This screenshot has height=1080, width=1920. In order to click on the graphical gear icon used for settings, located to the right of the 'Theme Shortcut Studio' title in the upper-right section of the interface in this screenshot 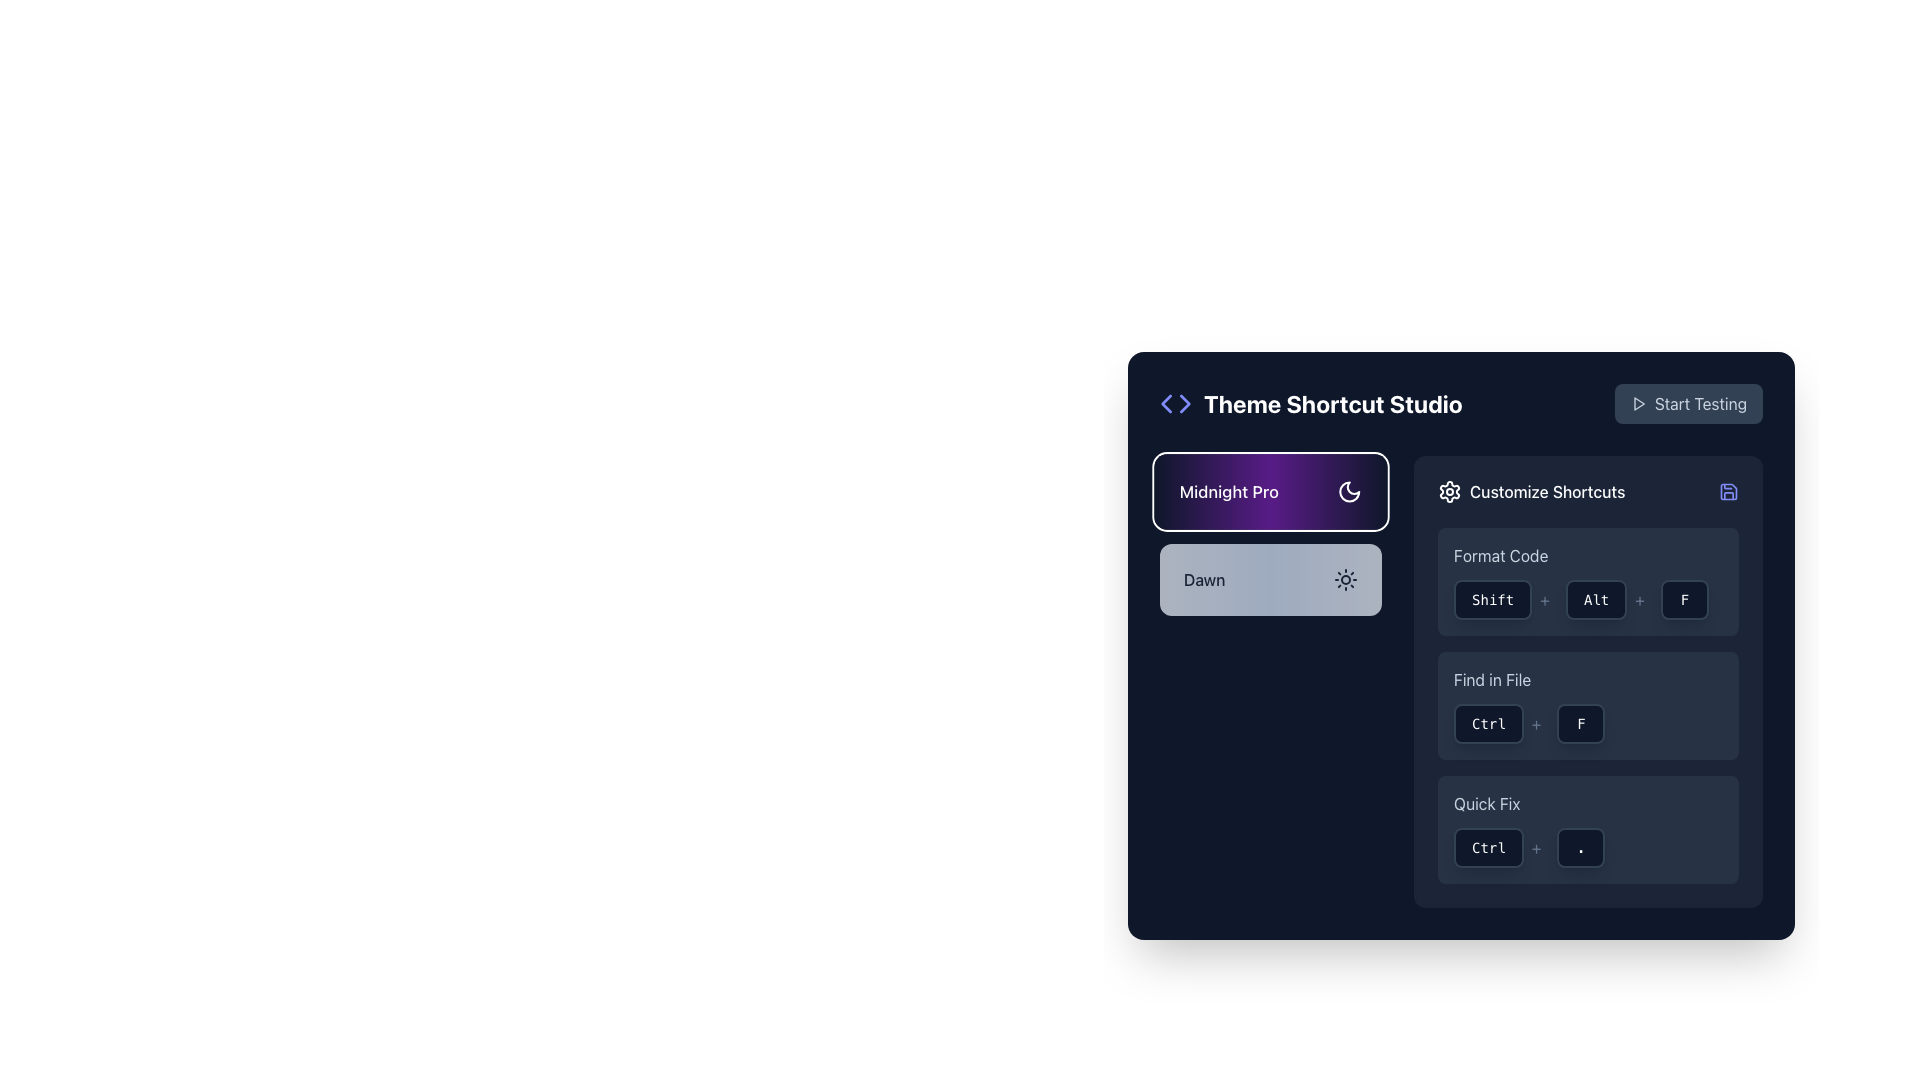, I will do `click(1449, 492)`.